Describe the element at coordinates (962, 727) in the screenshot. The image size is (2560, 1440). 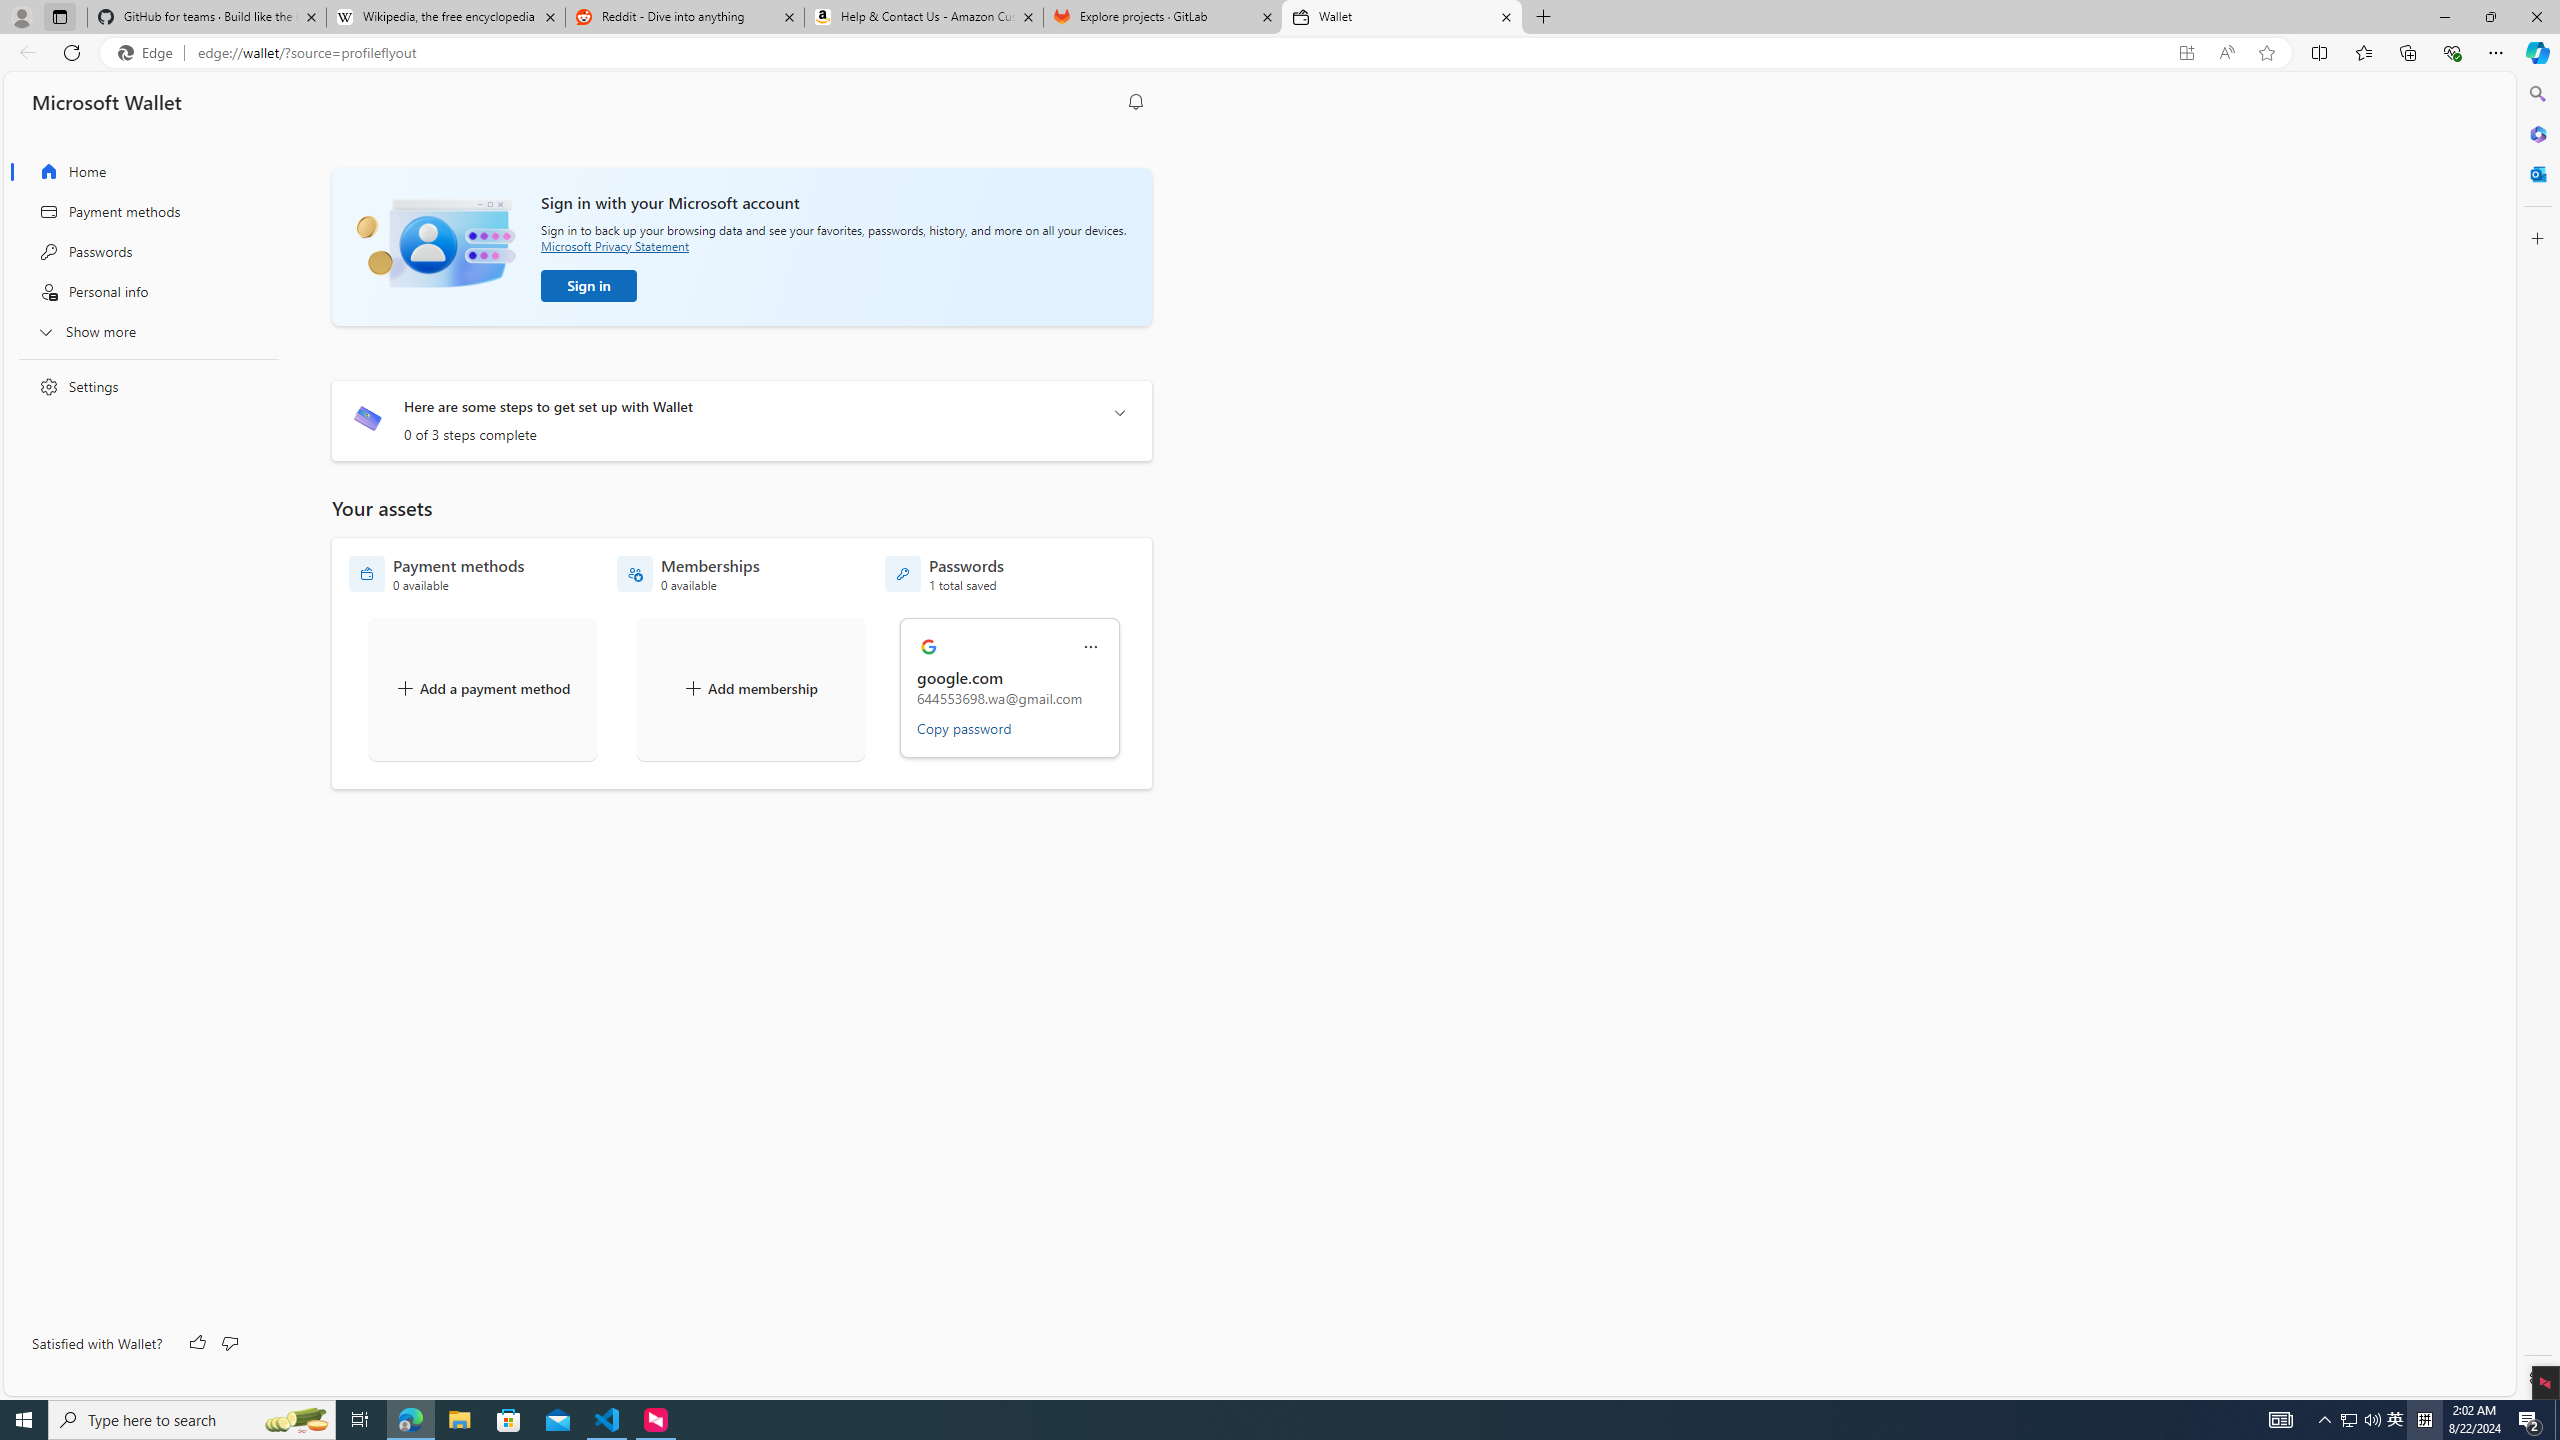
I see `'Copy password'` at that location.